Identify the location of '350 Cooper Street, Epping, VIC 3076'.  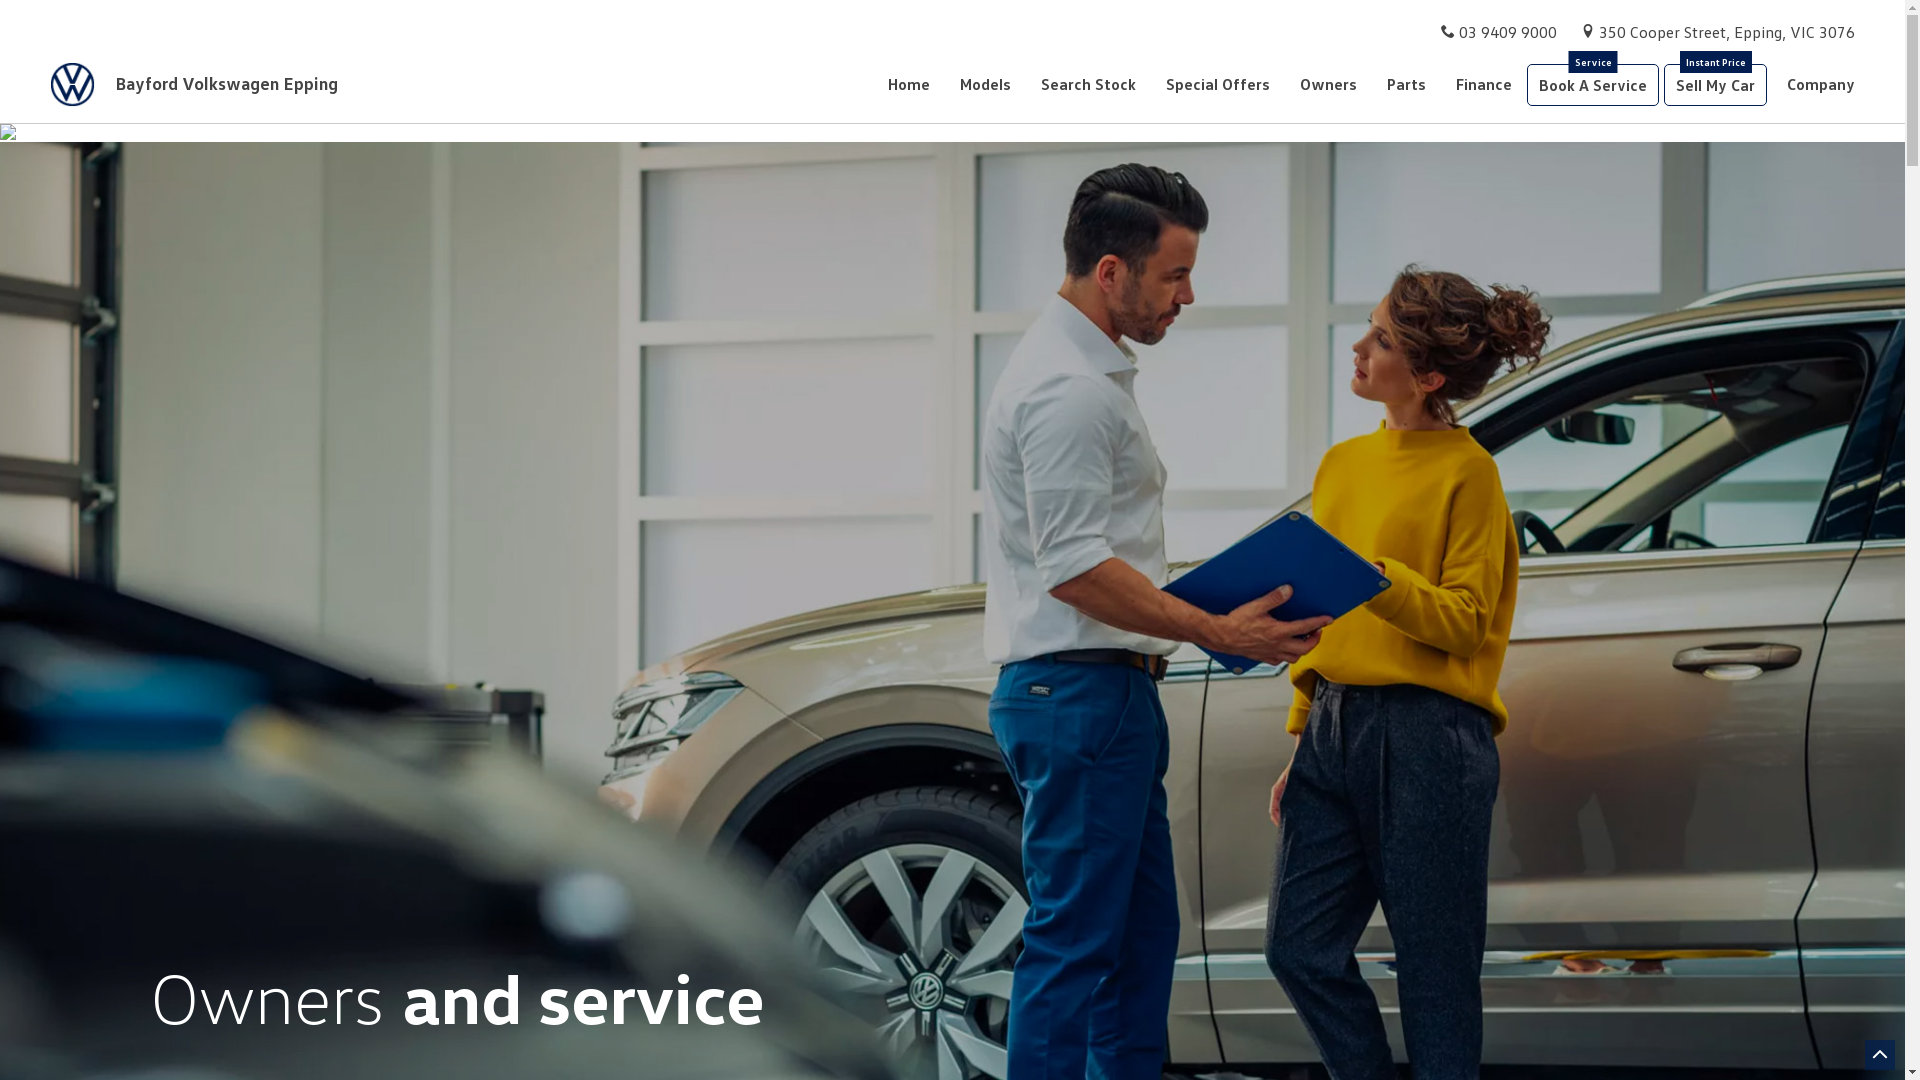
(1726, 31).